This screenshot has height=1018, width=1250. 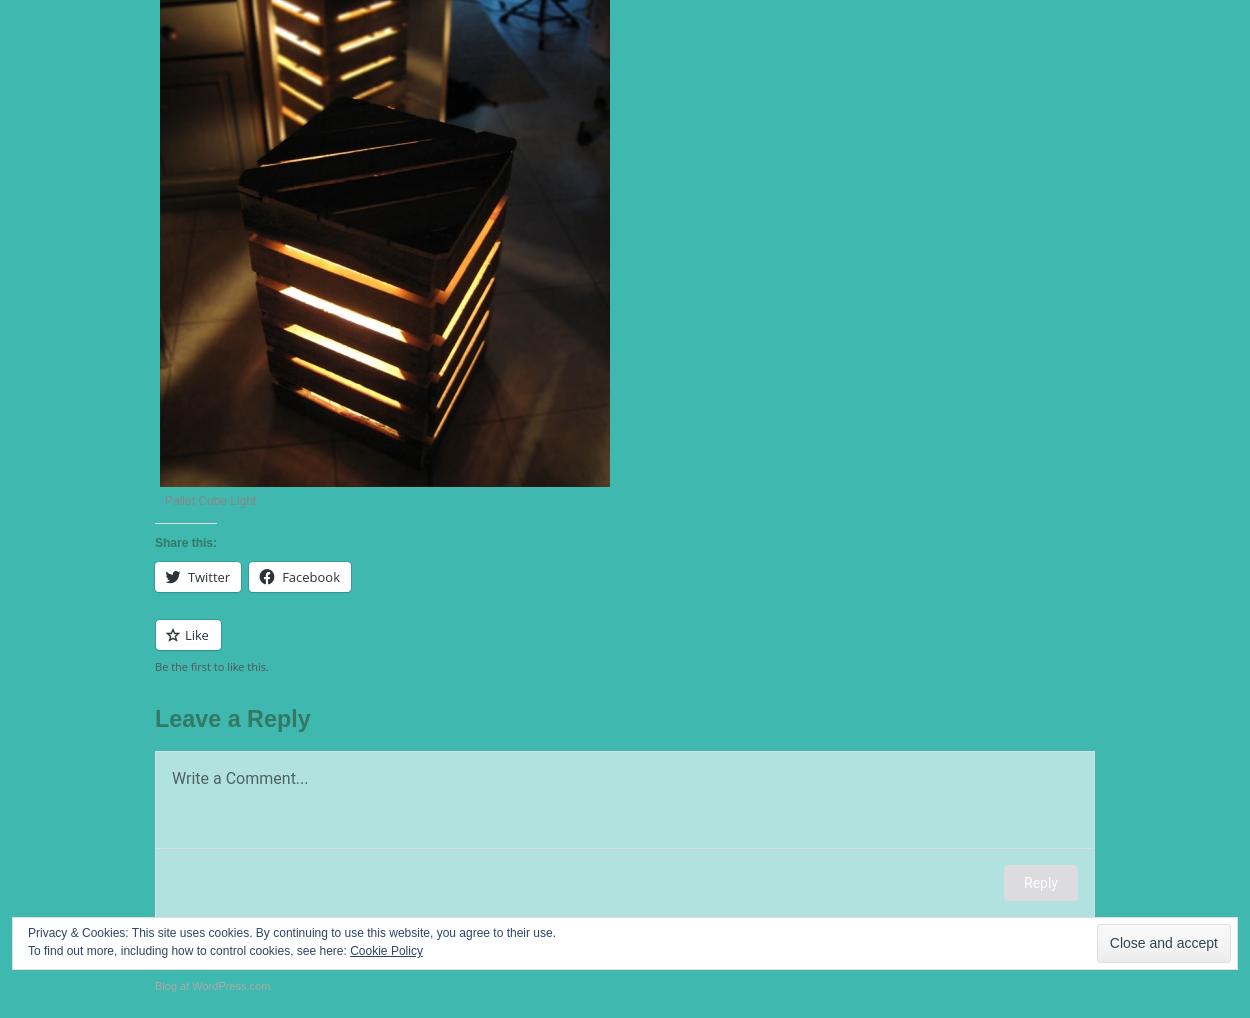 What do you see at coordinates (28, 950) in the screenshot?
I see `'To find out more, including how to control cookies, see here:'` at bounding box center [28, 950].